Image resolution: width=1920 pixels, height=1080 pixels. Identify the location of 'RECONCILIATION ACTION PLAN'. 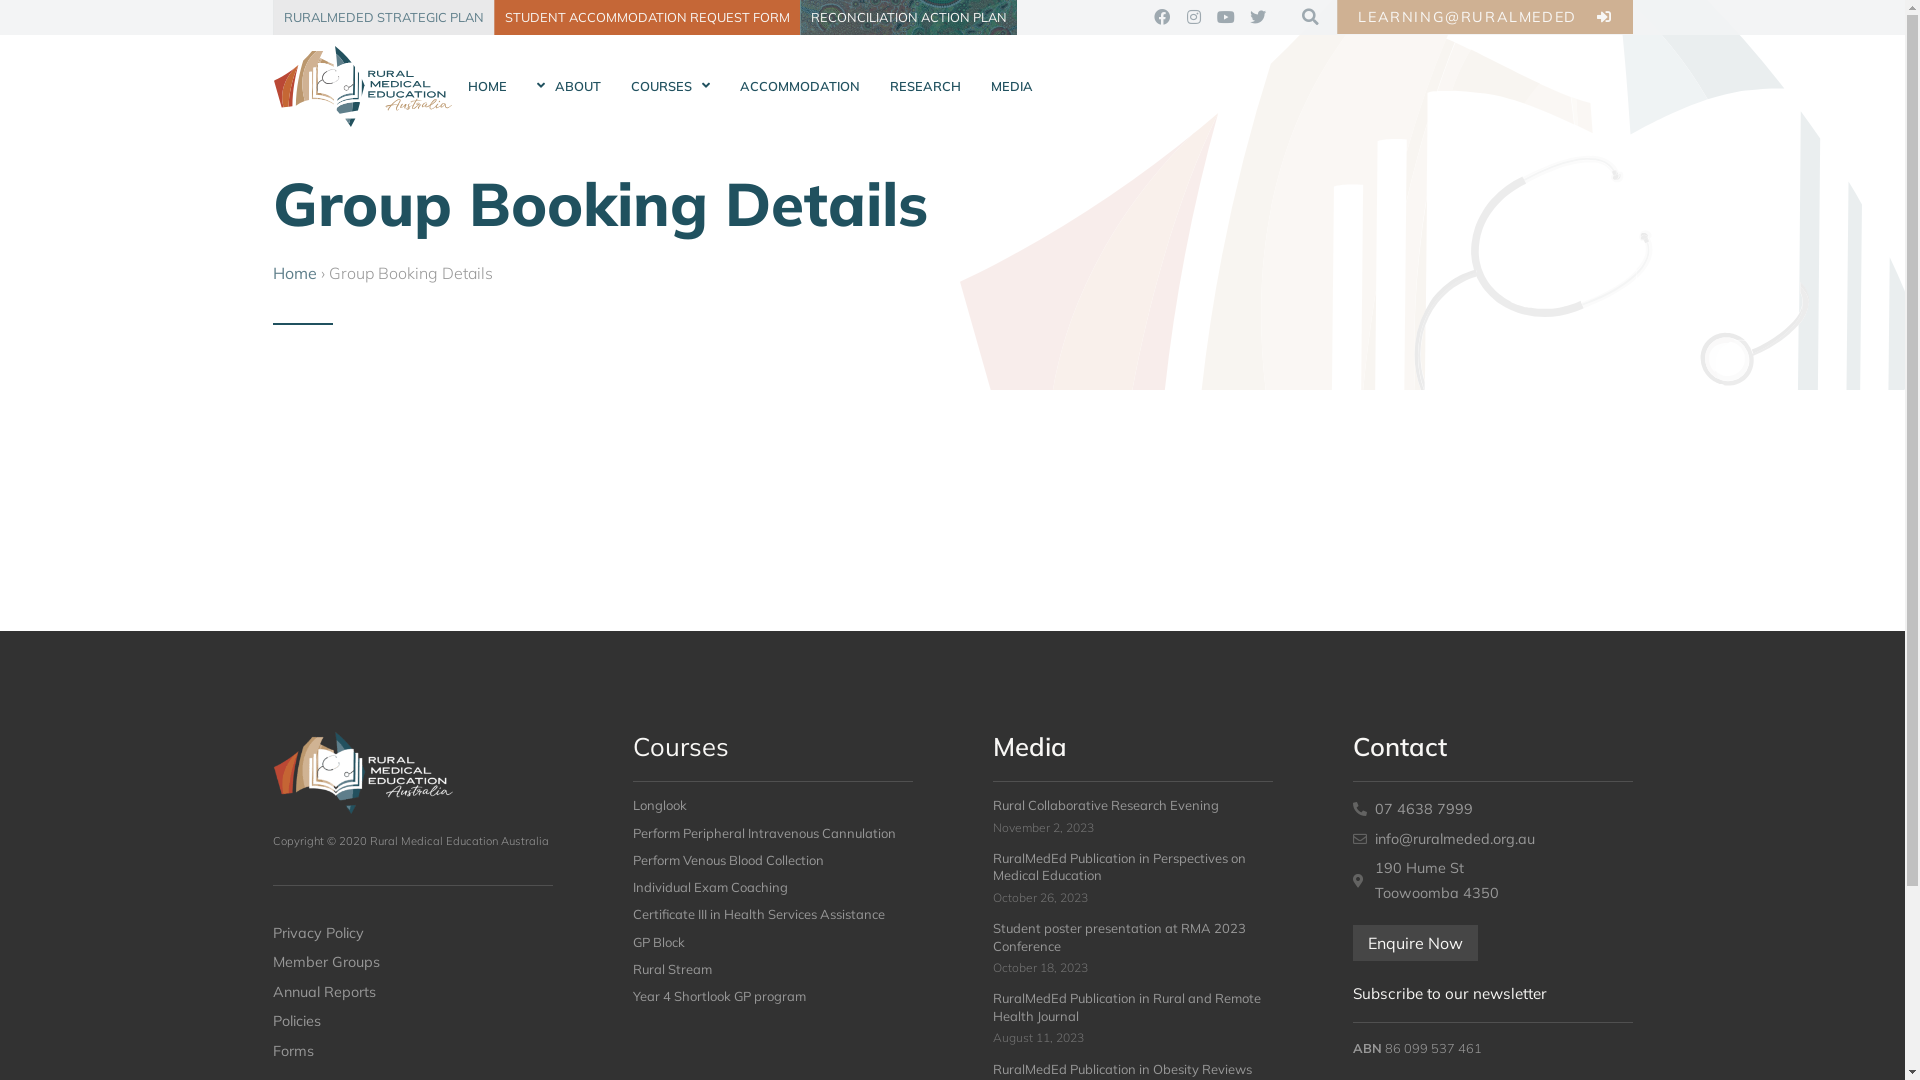
(907, 17).